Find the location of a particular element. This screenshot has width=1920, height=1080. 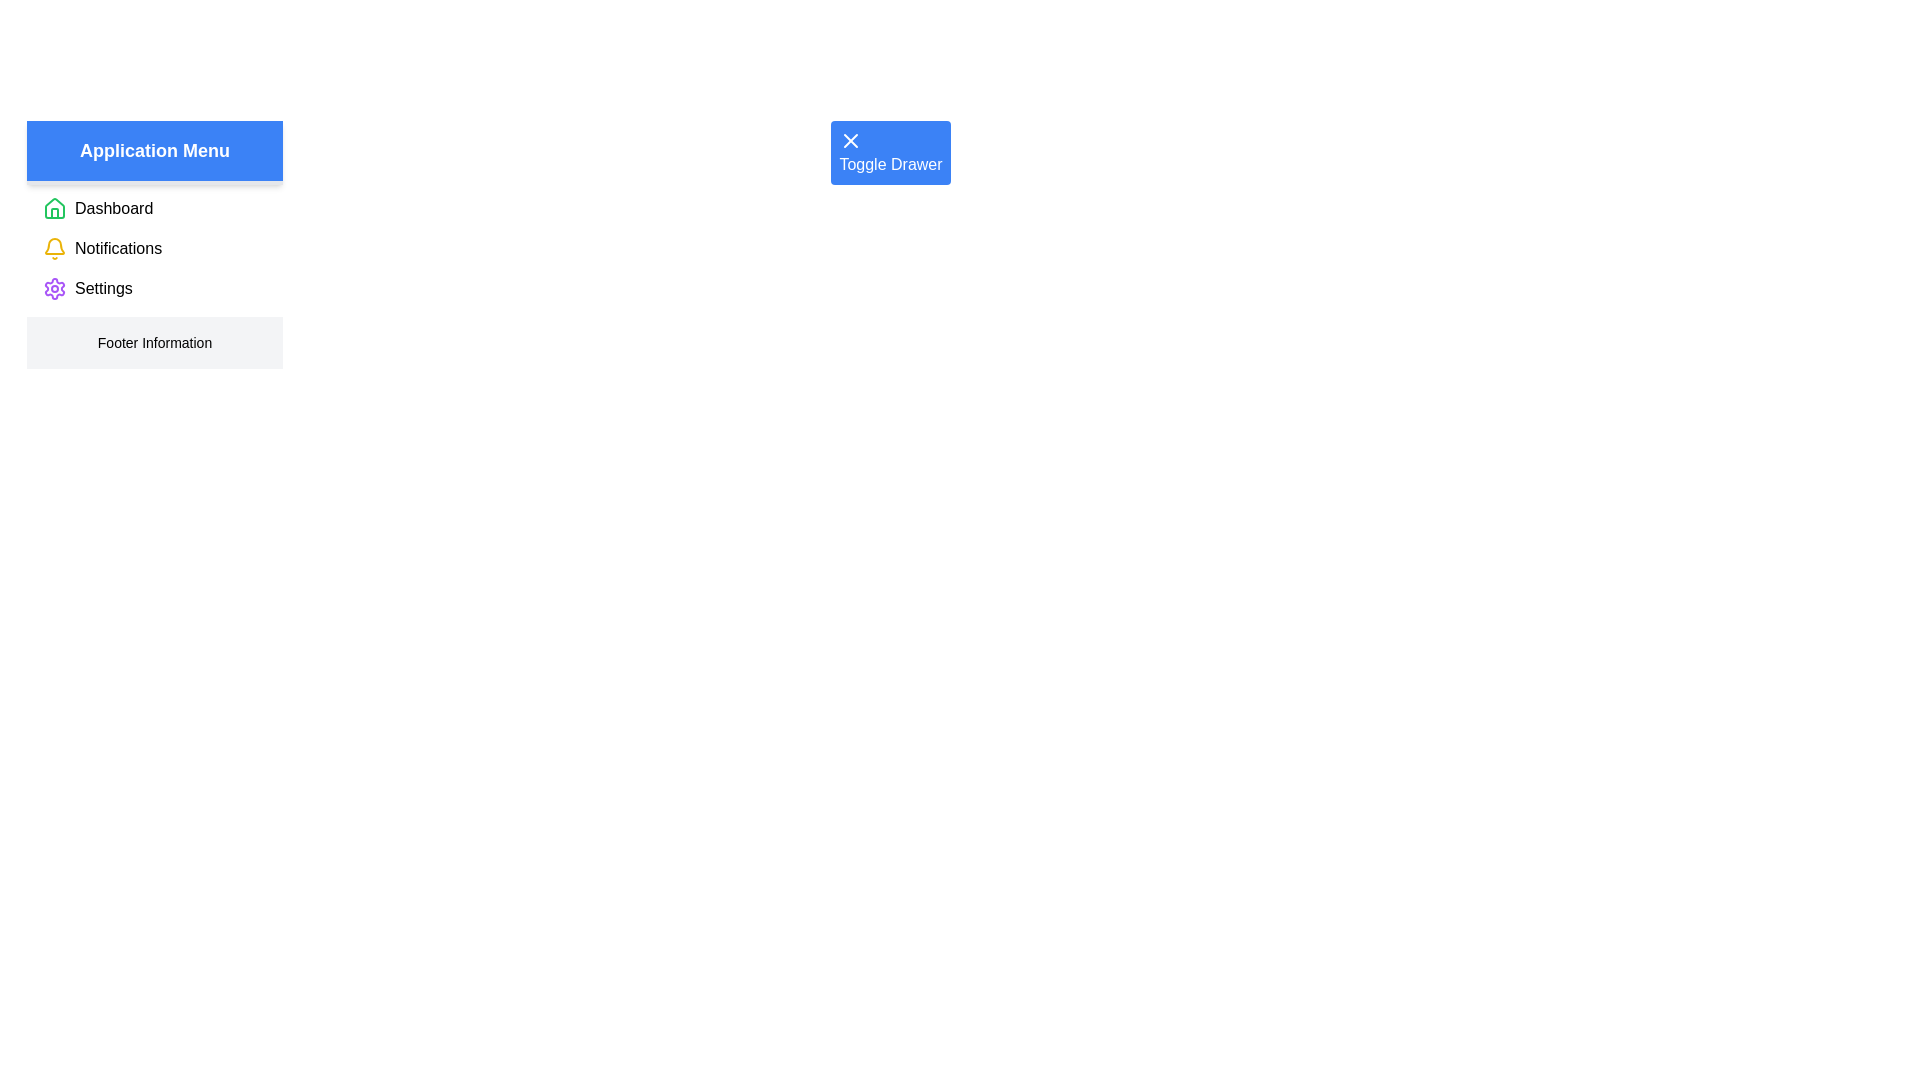

the menu item Dashboard and click it is located at coordinates (113, 208).